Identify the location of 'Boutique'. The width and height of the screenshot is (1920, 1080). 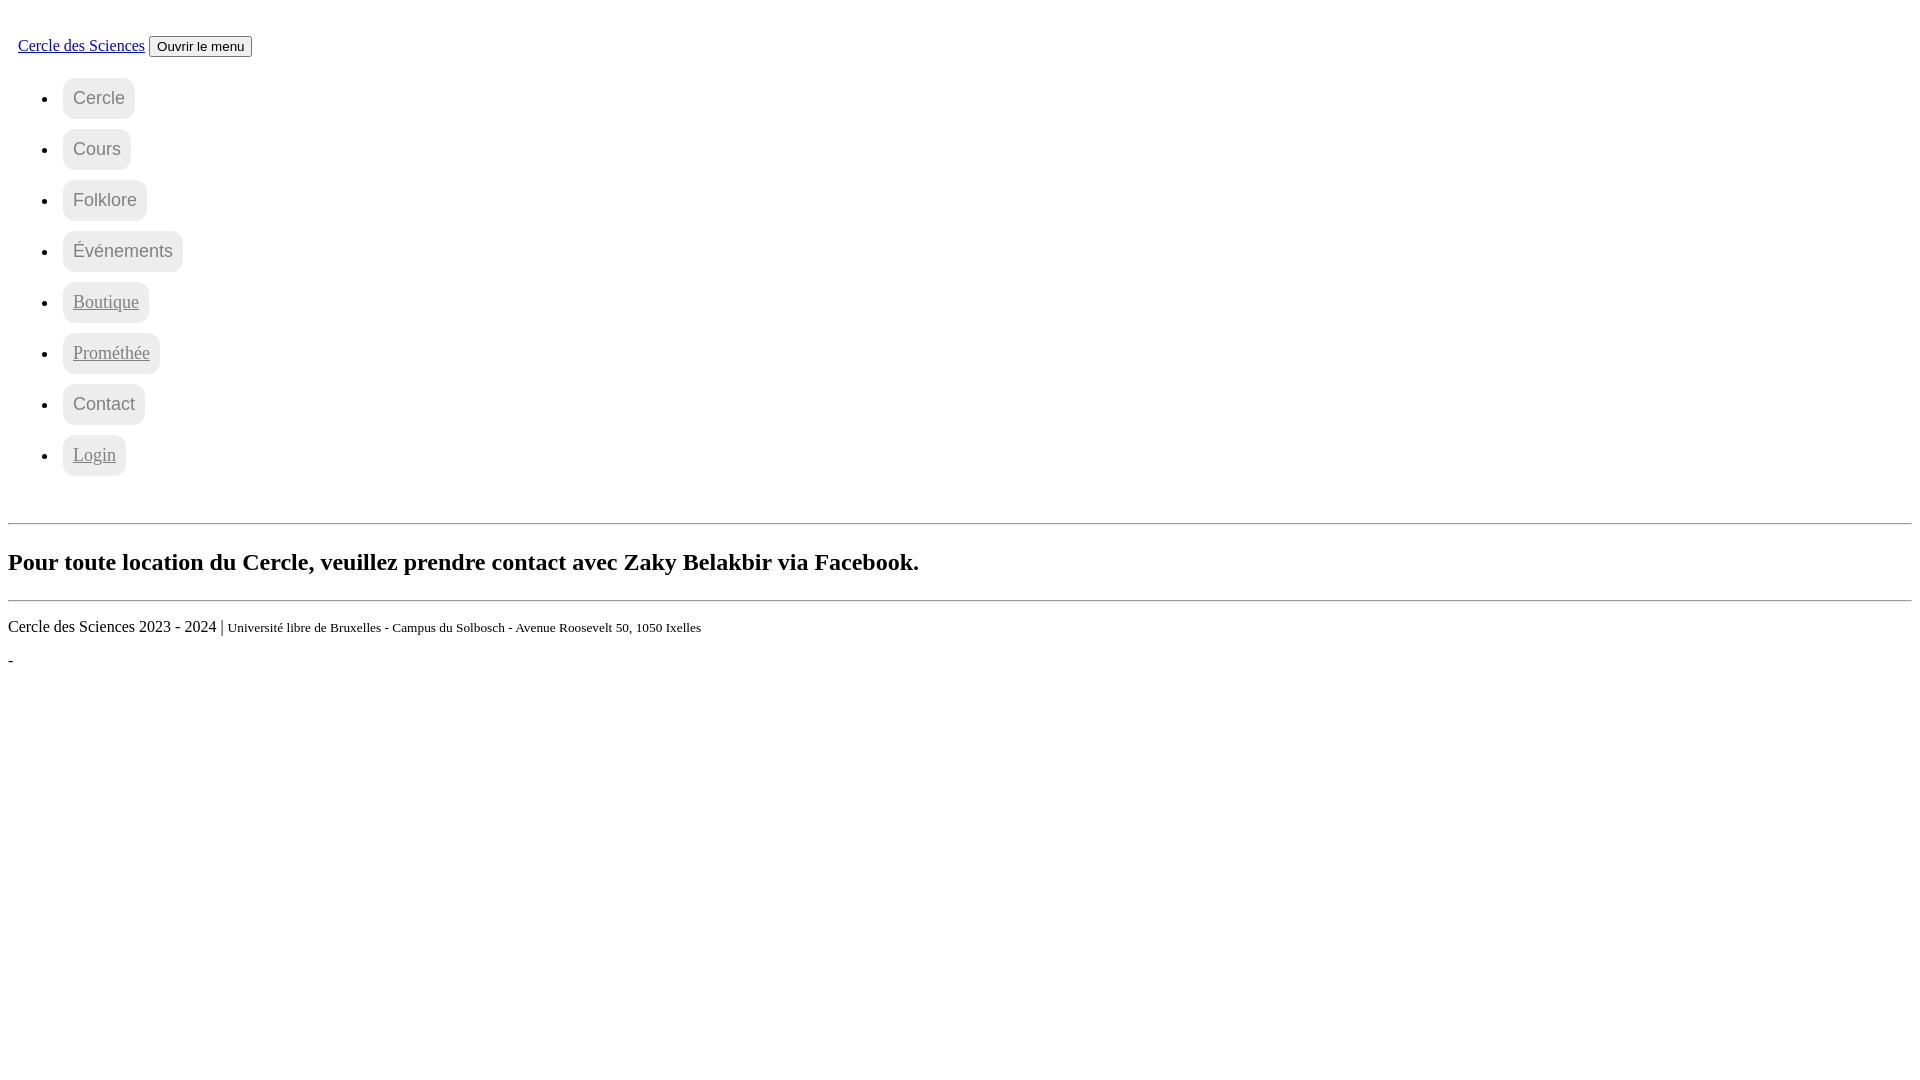
(104, 302).